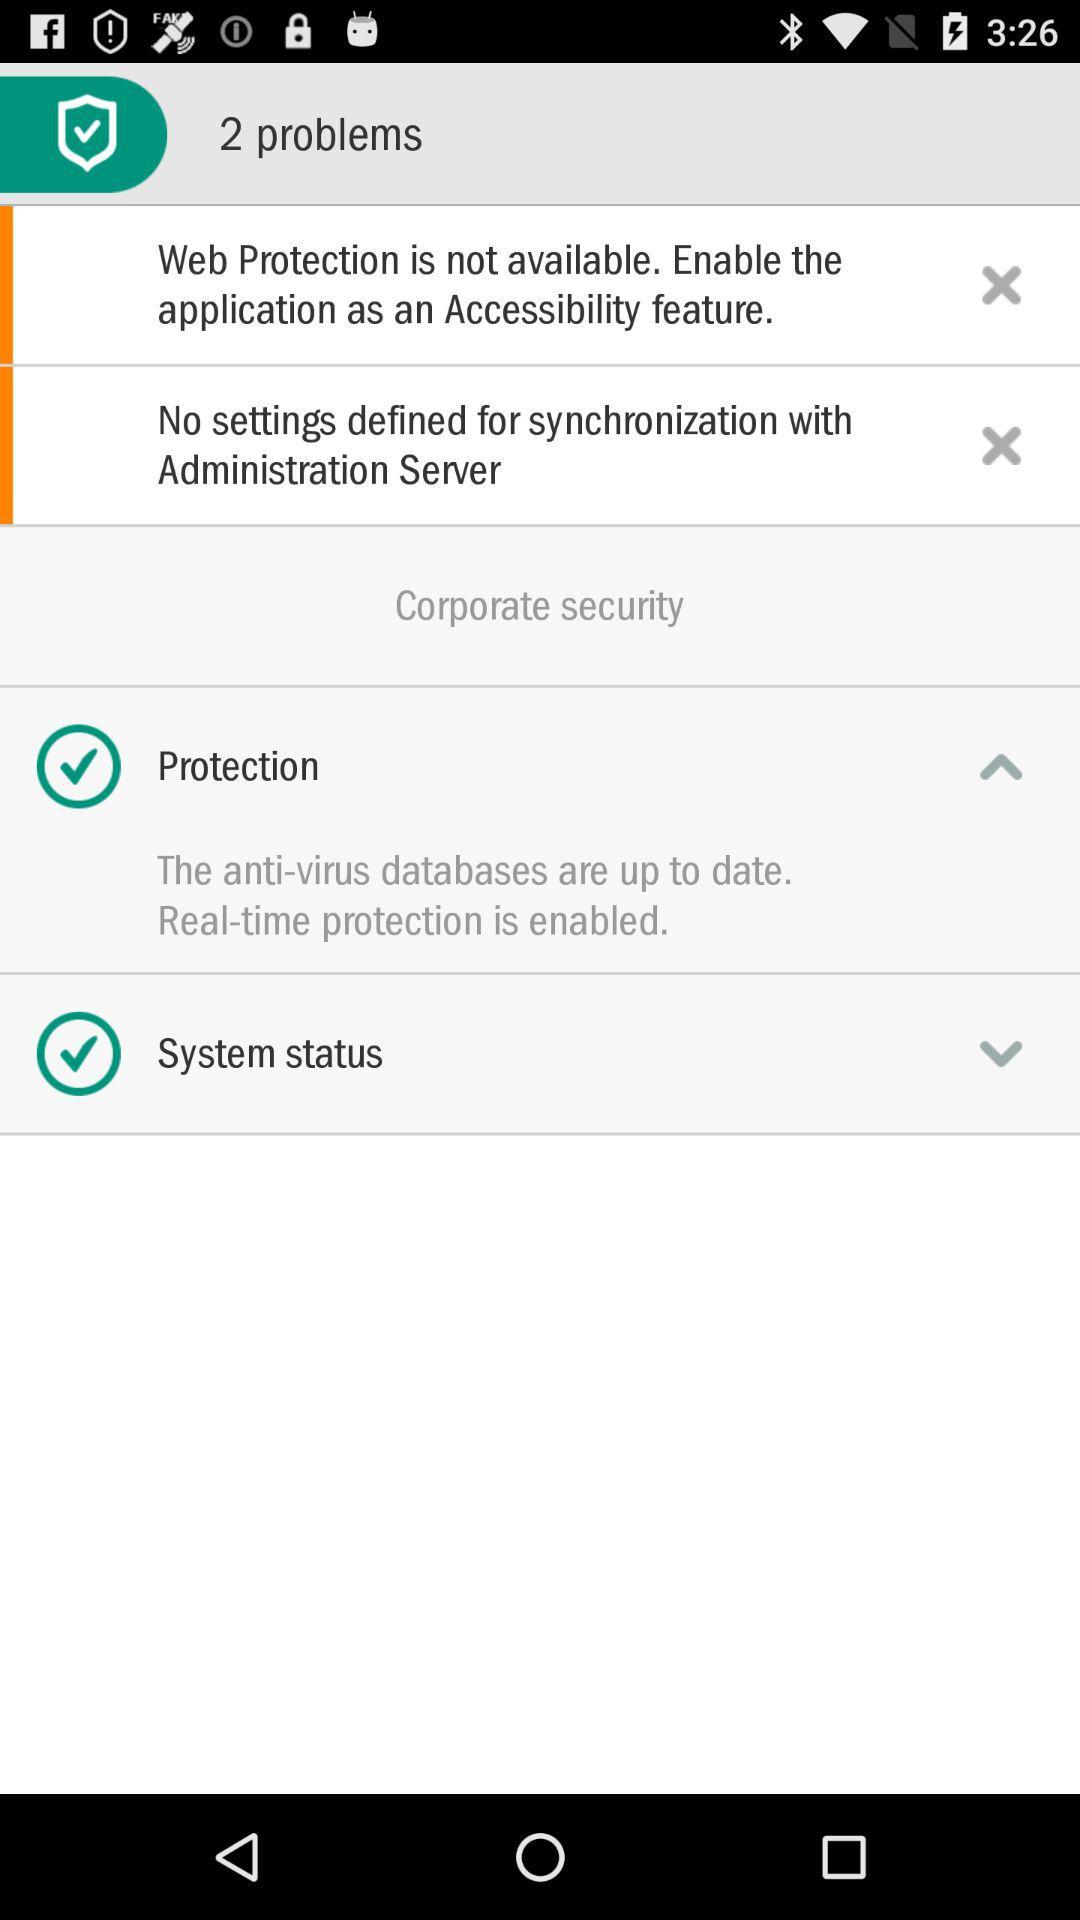 The width and height of the screenshot is (1080, 1920). I want to click on the down arrow button at bottom right, so click(1001, 1053).